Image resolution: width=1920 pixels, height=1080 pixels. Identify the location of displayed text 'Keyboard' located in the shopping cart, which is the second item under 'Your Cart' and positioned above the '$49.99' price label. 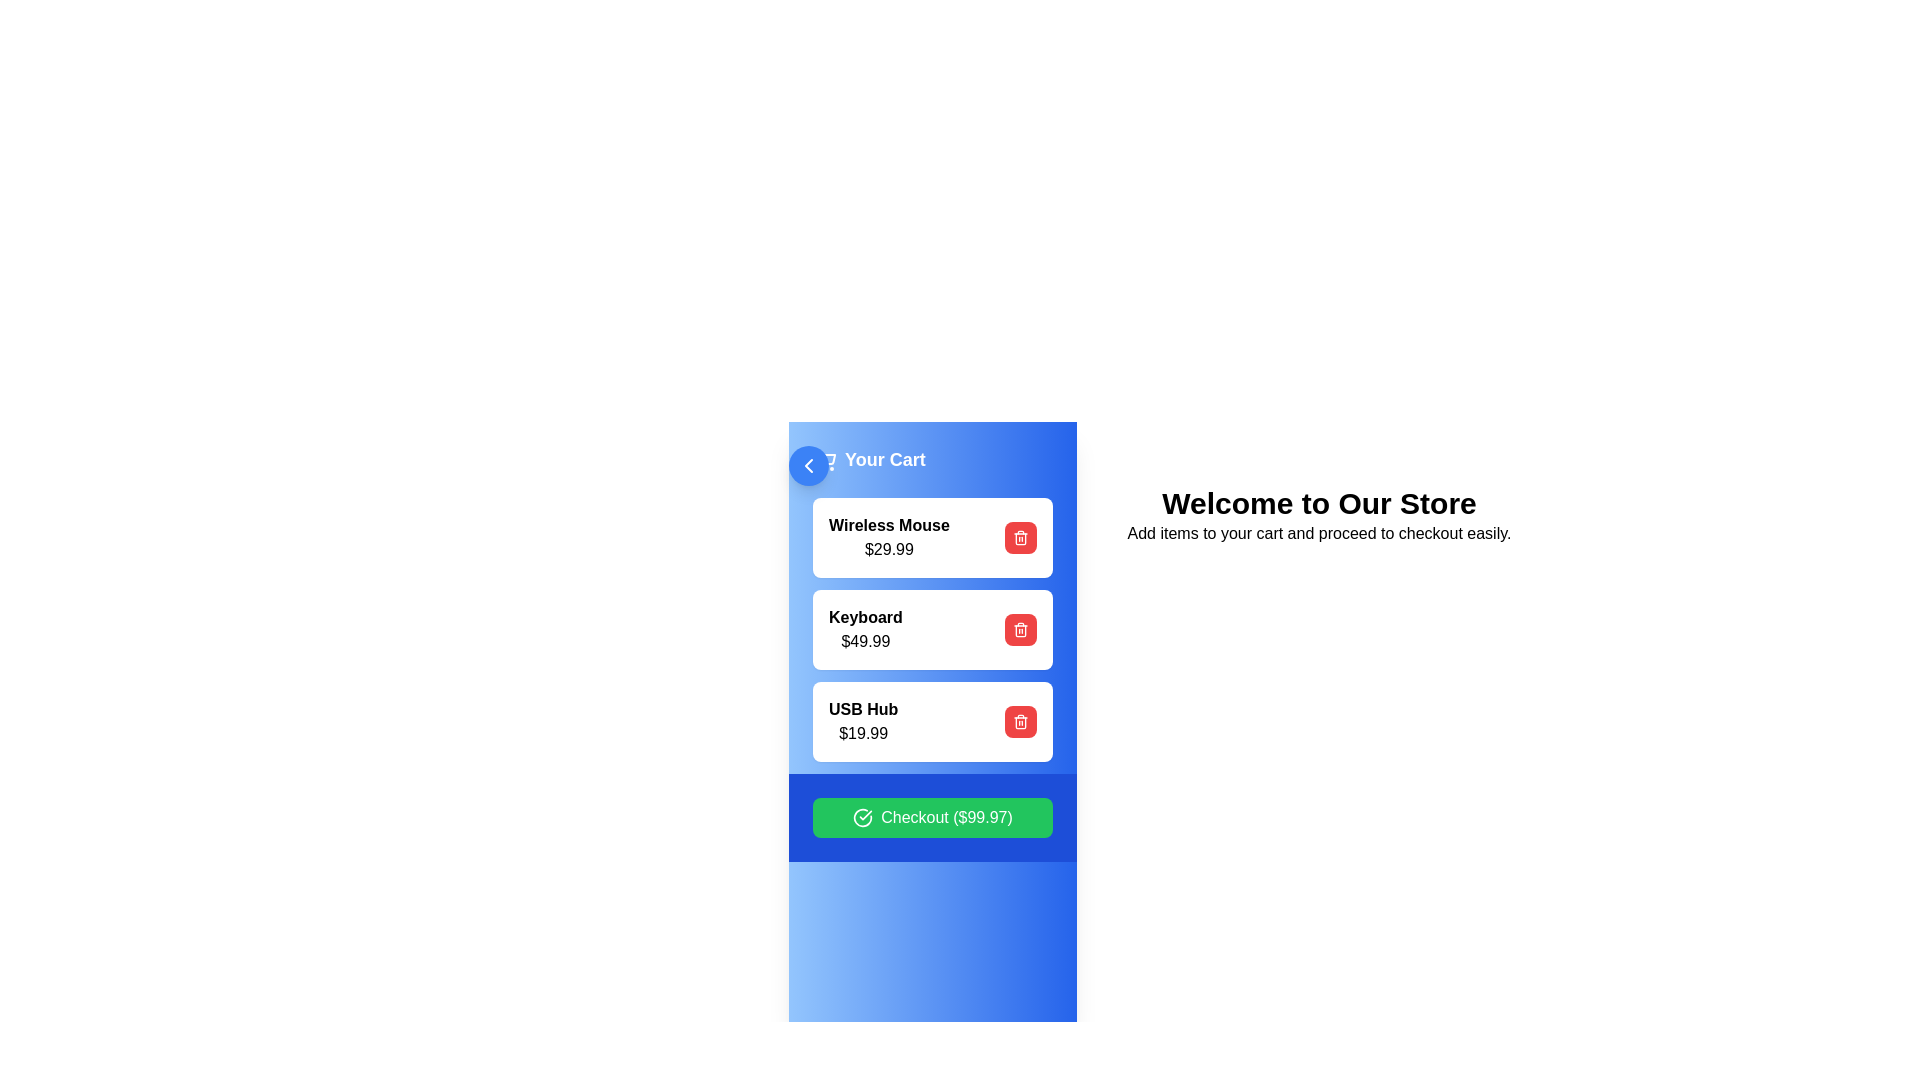
(865, 616).